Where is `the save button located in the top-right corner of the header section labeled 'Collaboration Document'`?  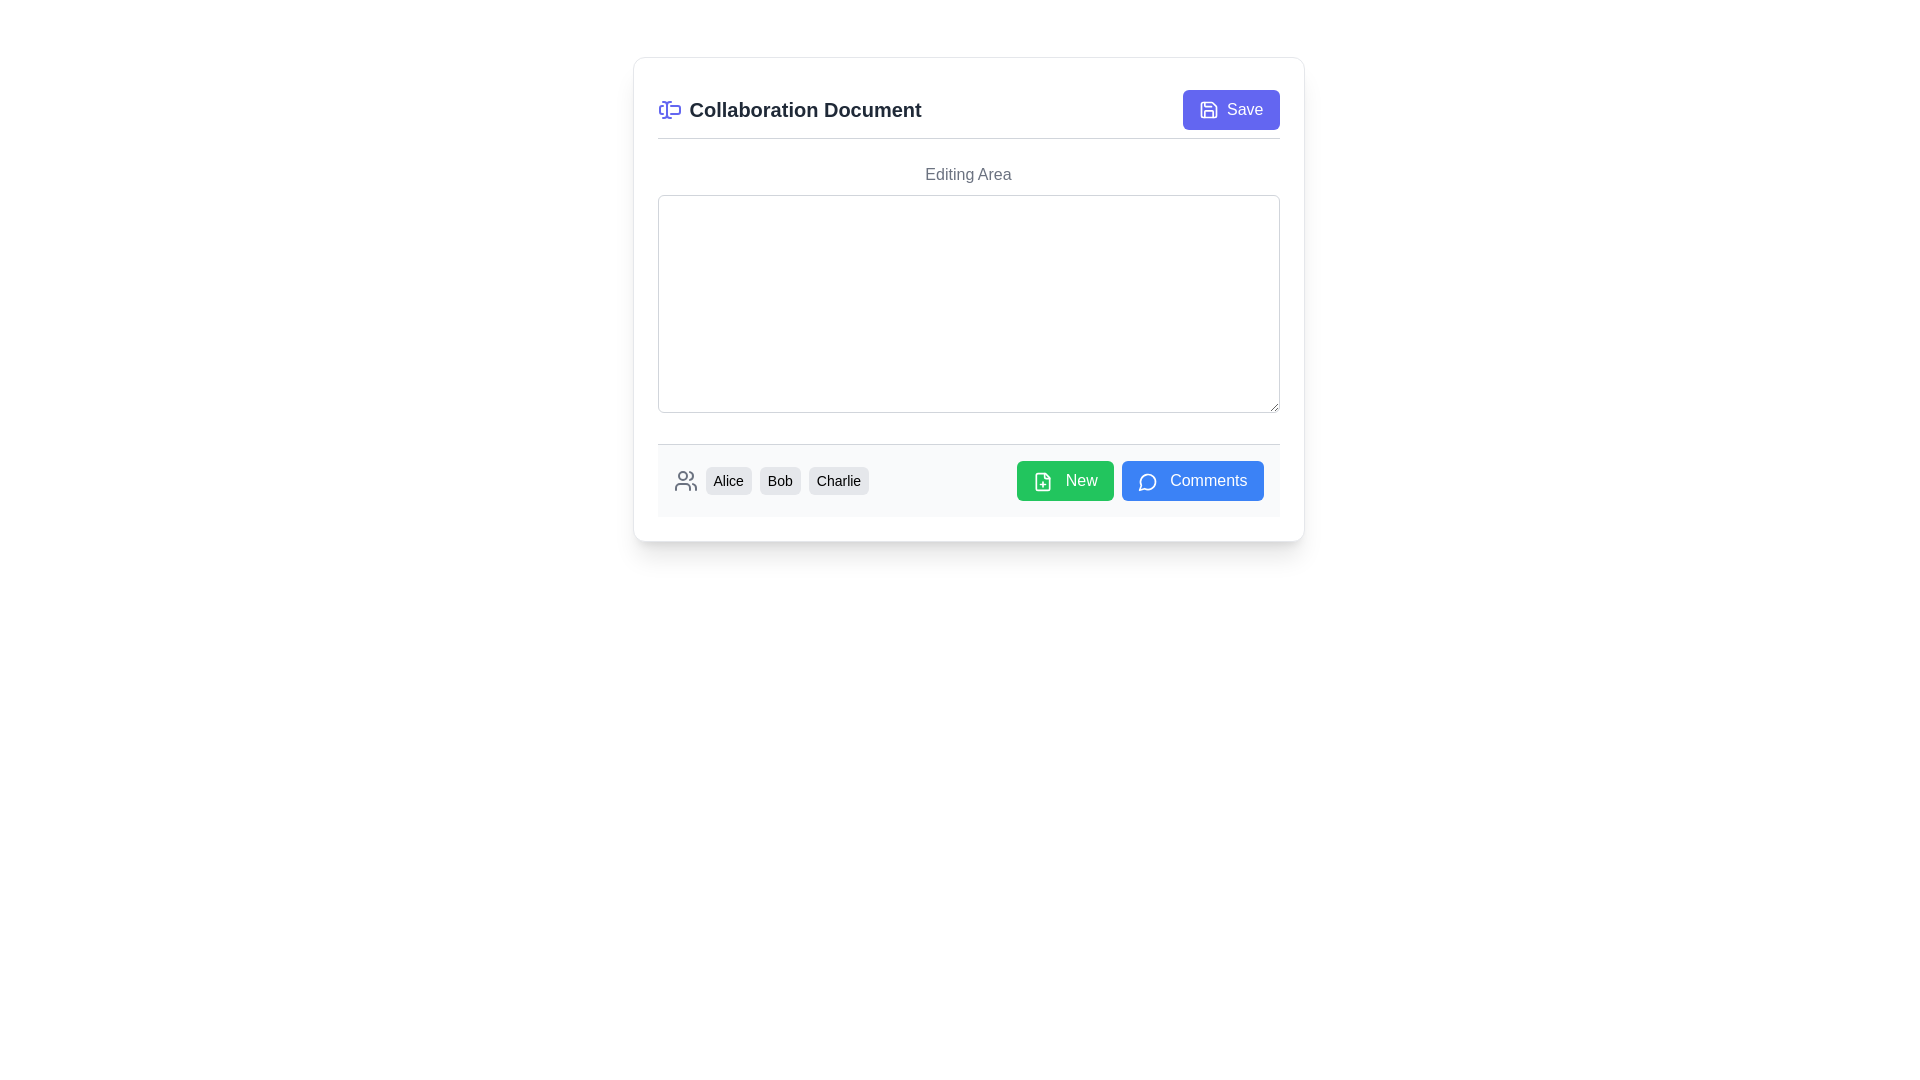 the save button located in the top-right corner of the header section labeled 'Collaboration Document' is located at coordinates (1229, 110).